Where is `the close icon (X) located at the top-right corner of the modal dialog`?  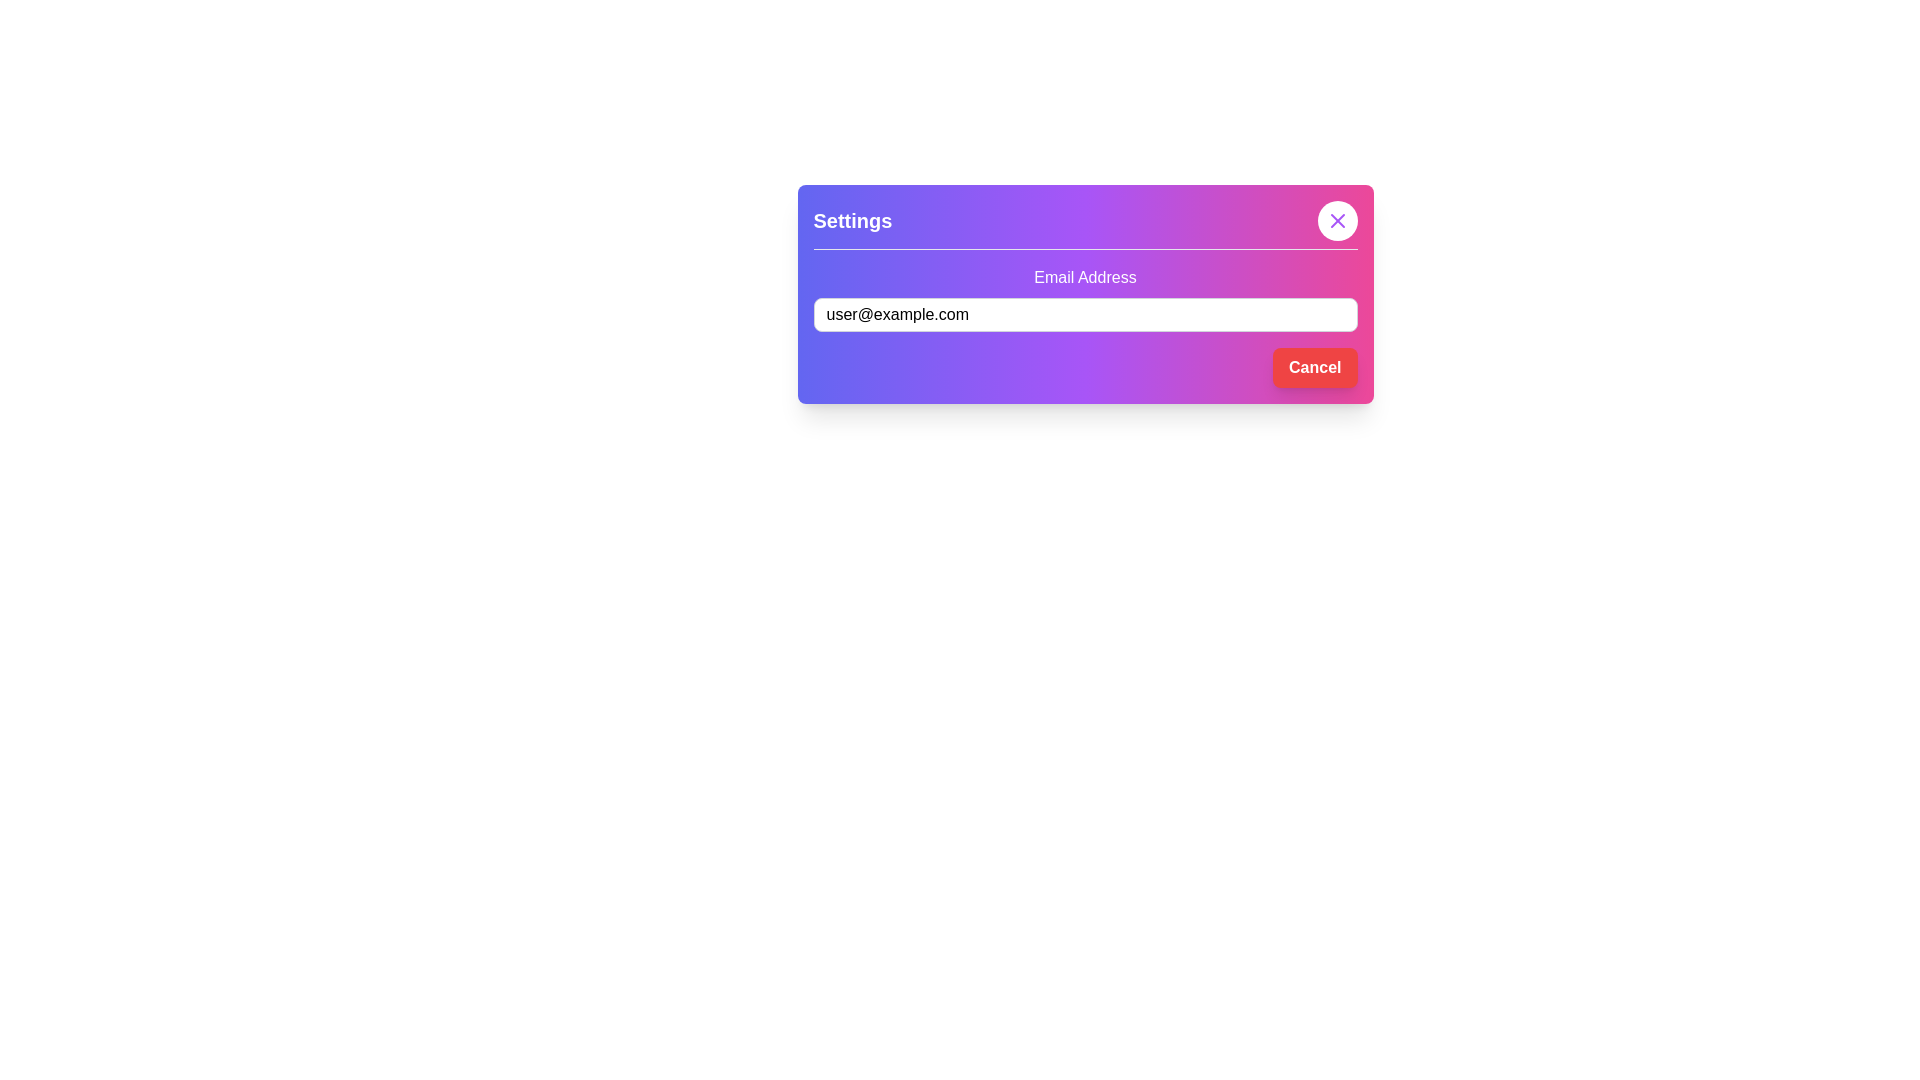 the close icon (X) located at the top-right corner of the modal dialog is located at coordinates (1337, 220).